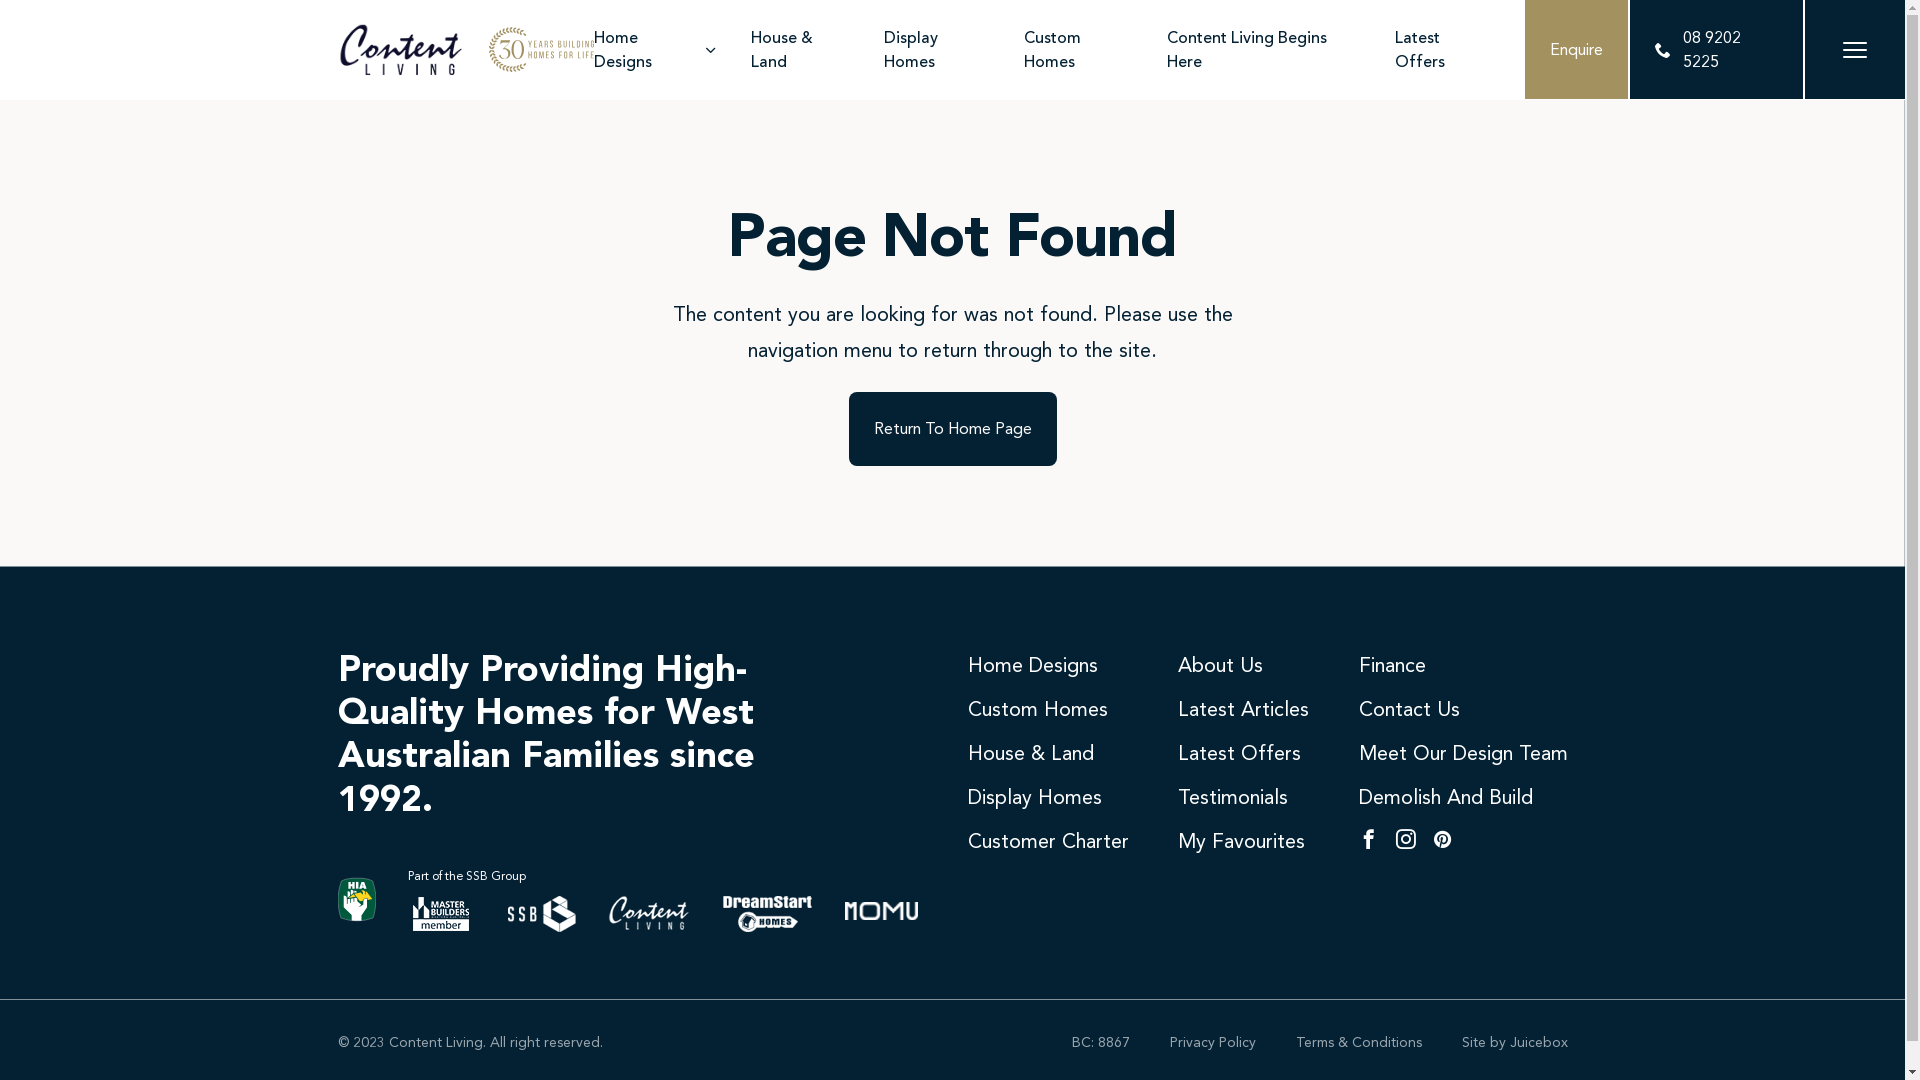 The width and height of the screenshot is (1920, 1080). I want to click on 'My Favourites', so click(1240, 840).